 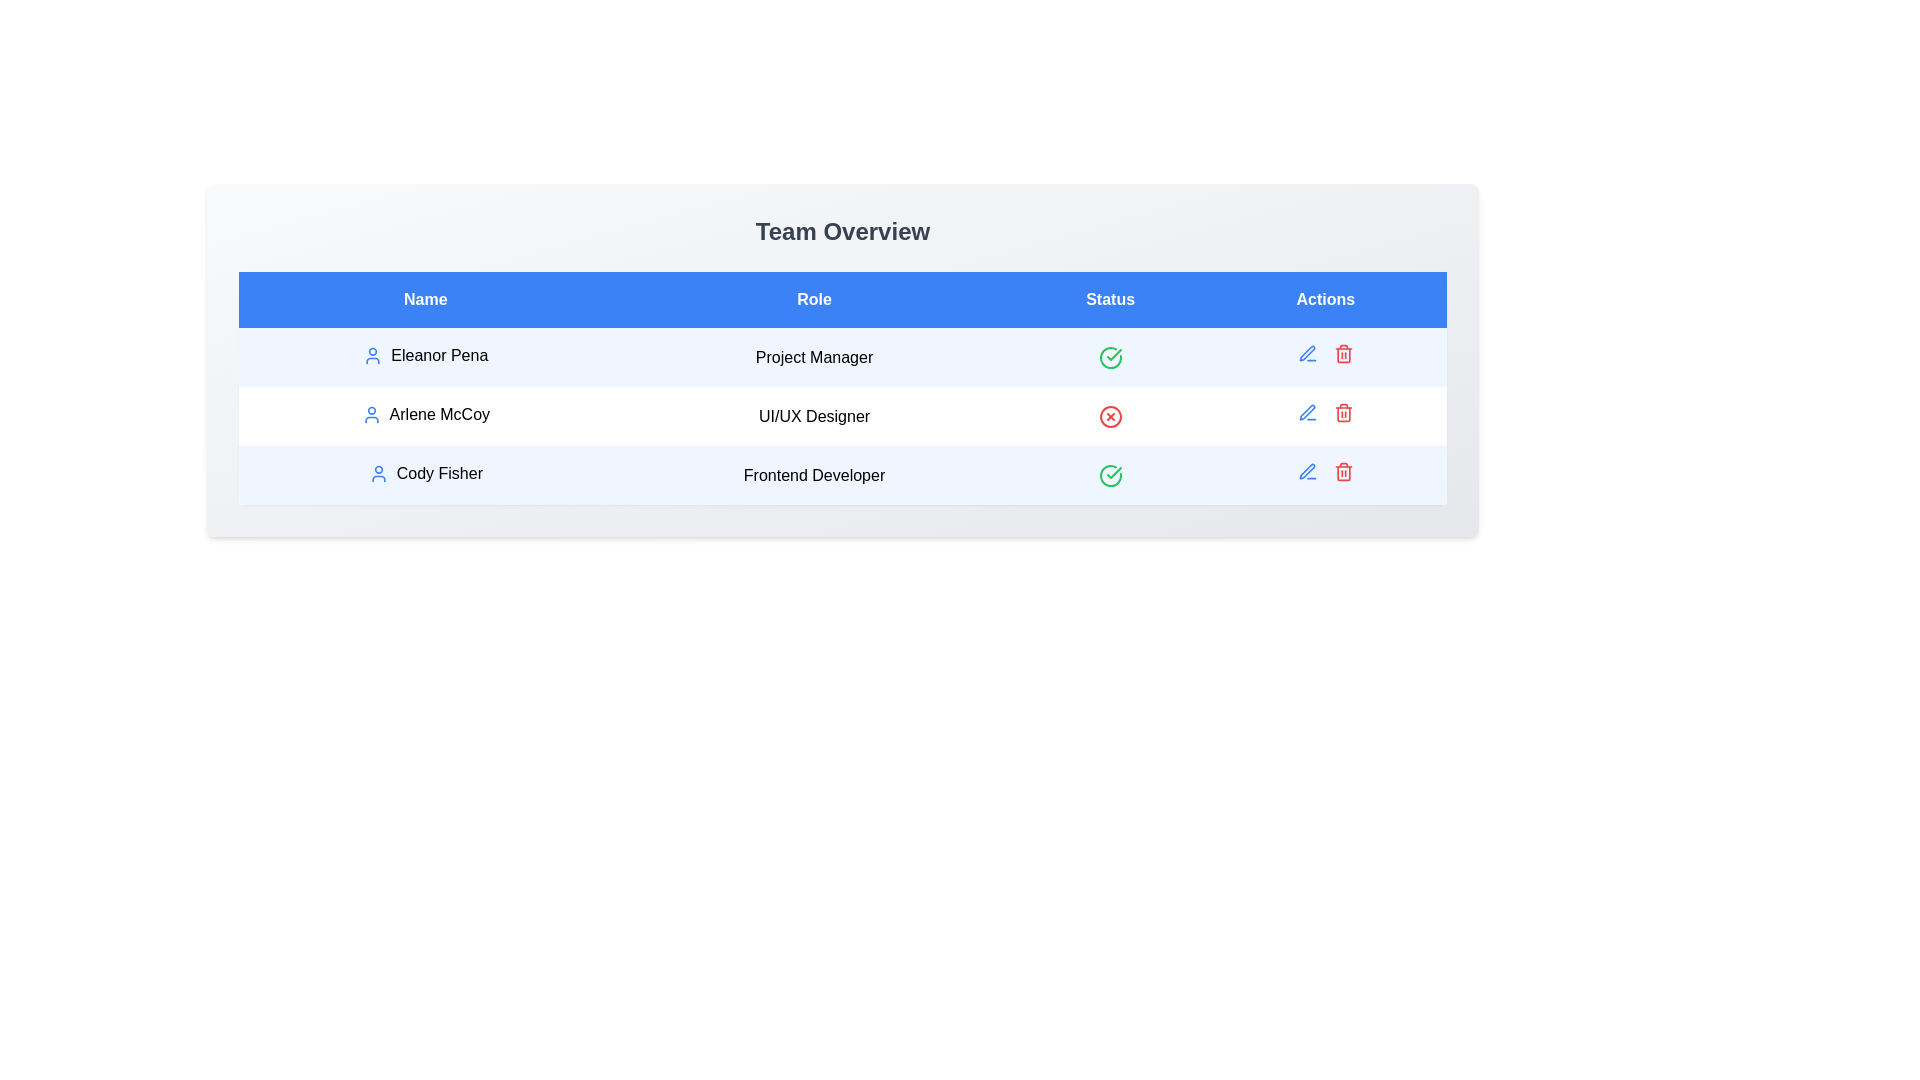 What do you see at coordinates (1113, 353) in the screenshot?
I see `the green checkmark icon enclosed in a circle located in the 'Status' column of the third row of the 'Team Overview' table, to the right of the 'Frontend Developer' label` at bounding box center [1113, 353].